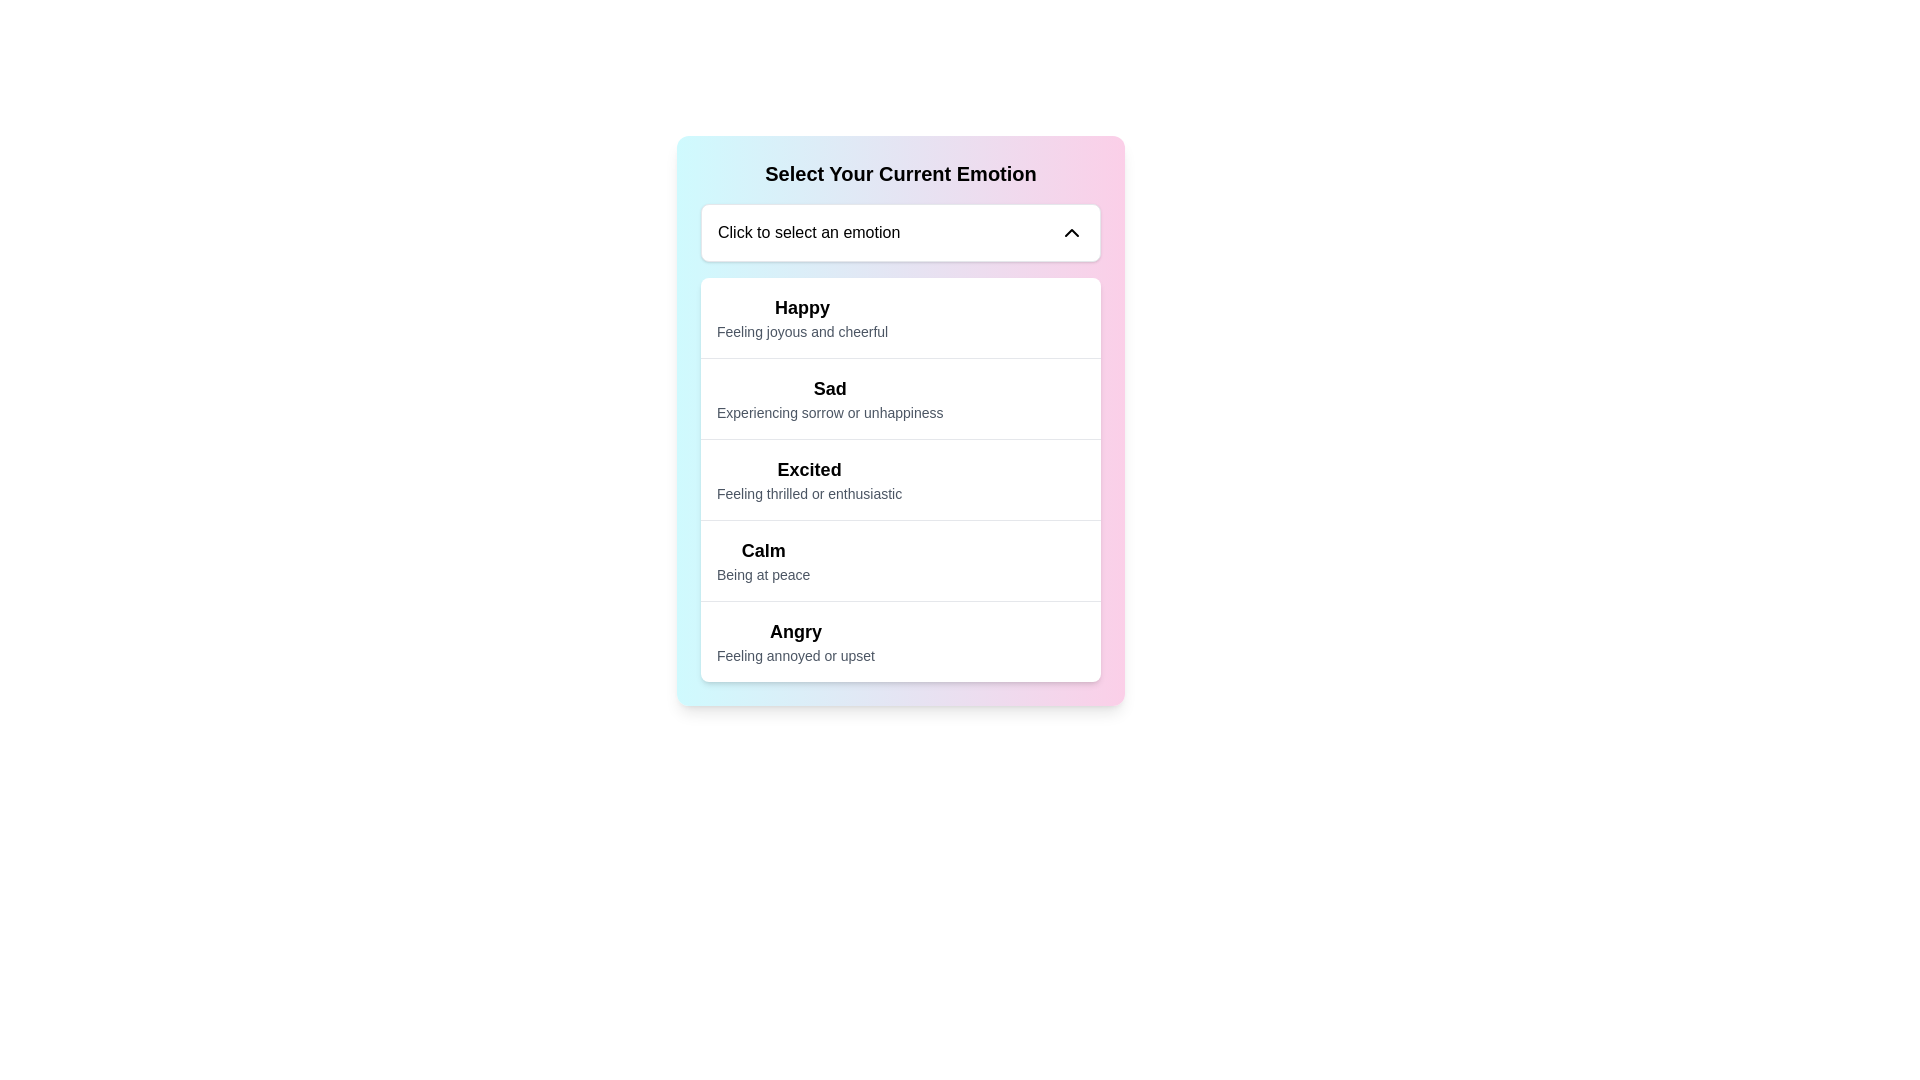  Describe the element at coordinates (795, 632) in the screenshot. I see `text label displaying 'Angry' positioned at the top of the last list item in the dropdown menu titled 'Select Your Current Emotion.'` at that location.